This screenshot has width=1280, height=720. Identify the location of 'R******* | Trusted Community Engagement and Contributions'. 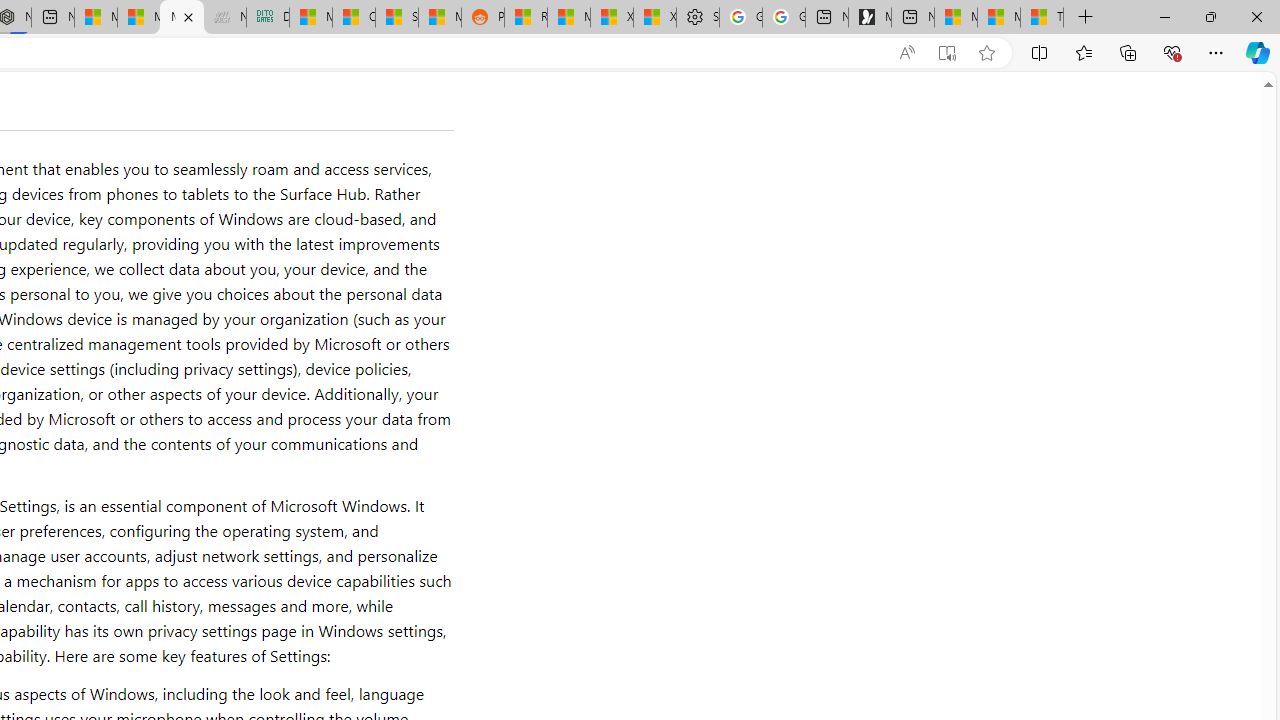
(526, 17).